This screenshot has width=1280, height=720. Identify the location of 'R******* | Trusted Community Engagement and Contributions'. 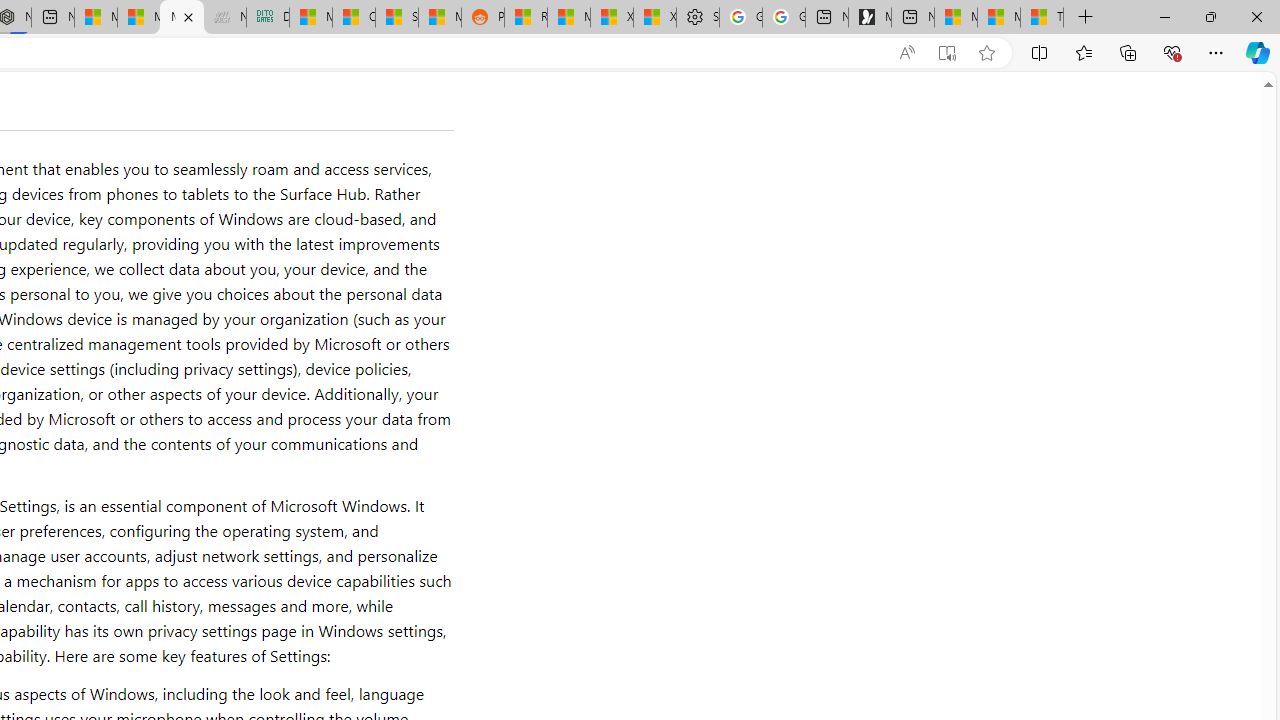
(526, 17).